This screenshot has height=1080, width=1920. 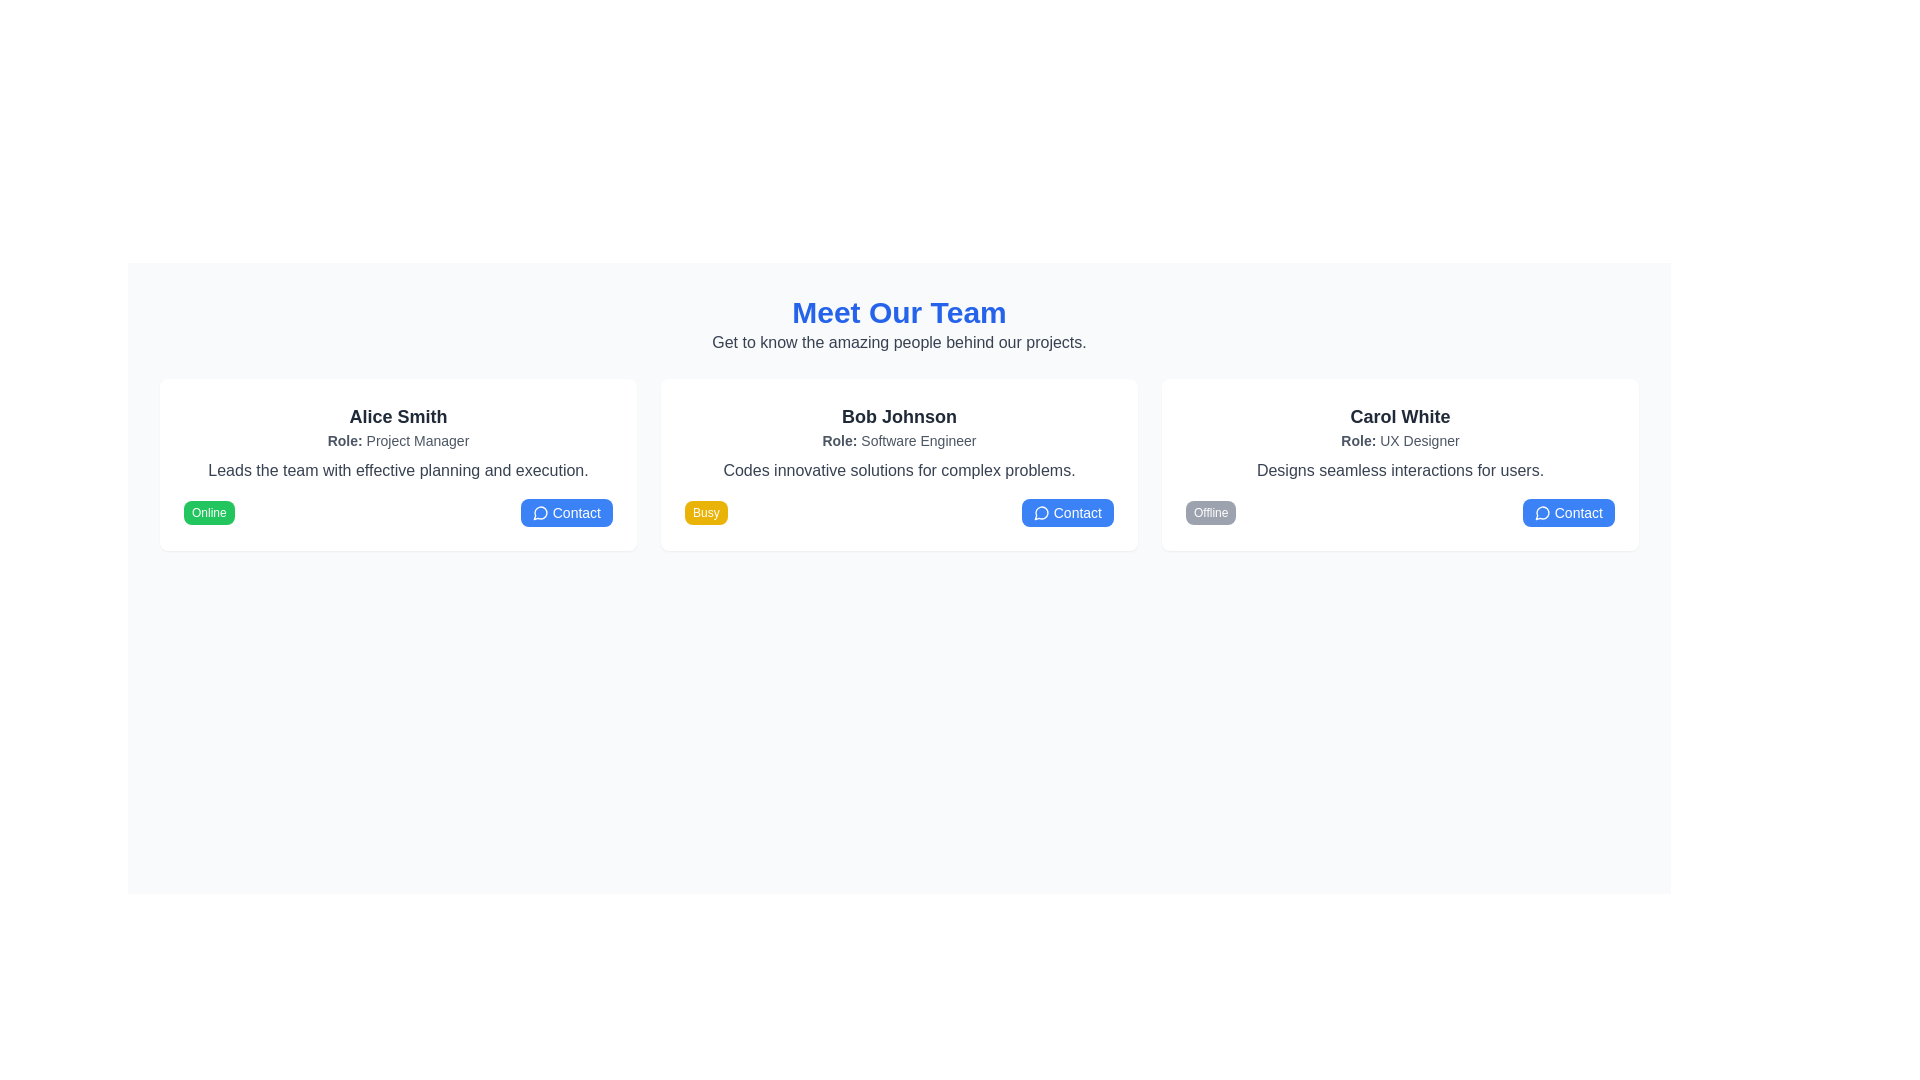 What do you see at coordinates (1399, 470) in the screenshot?
I see `the static text element that describes Carol White's responsibilities, located below the role label 'Role: UX Designer' and above the action buttons` at bounding box center [1399, 470].